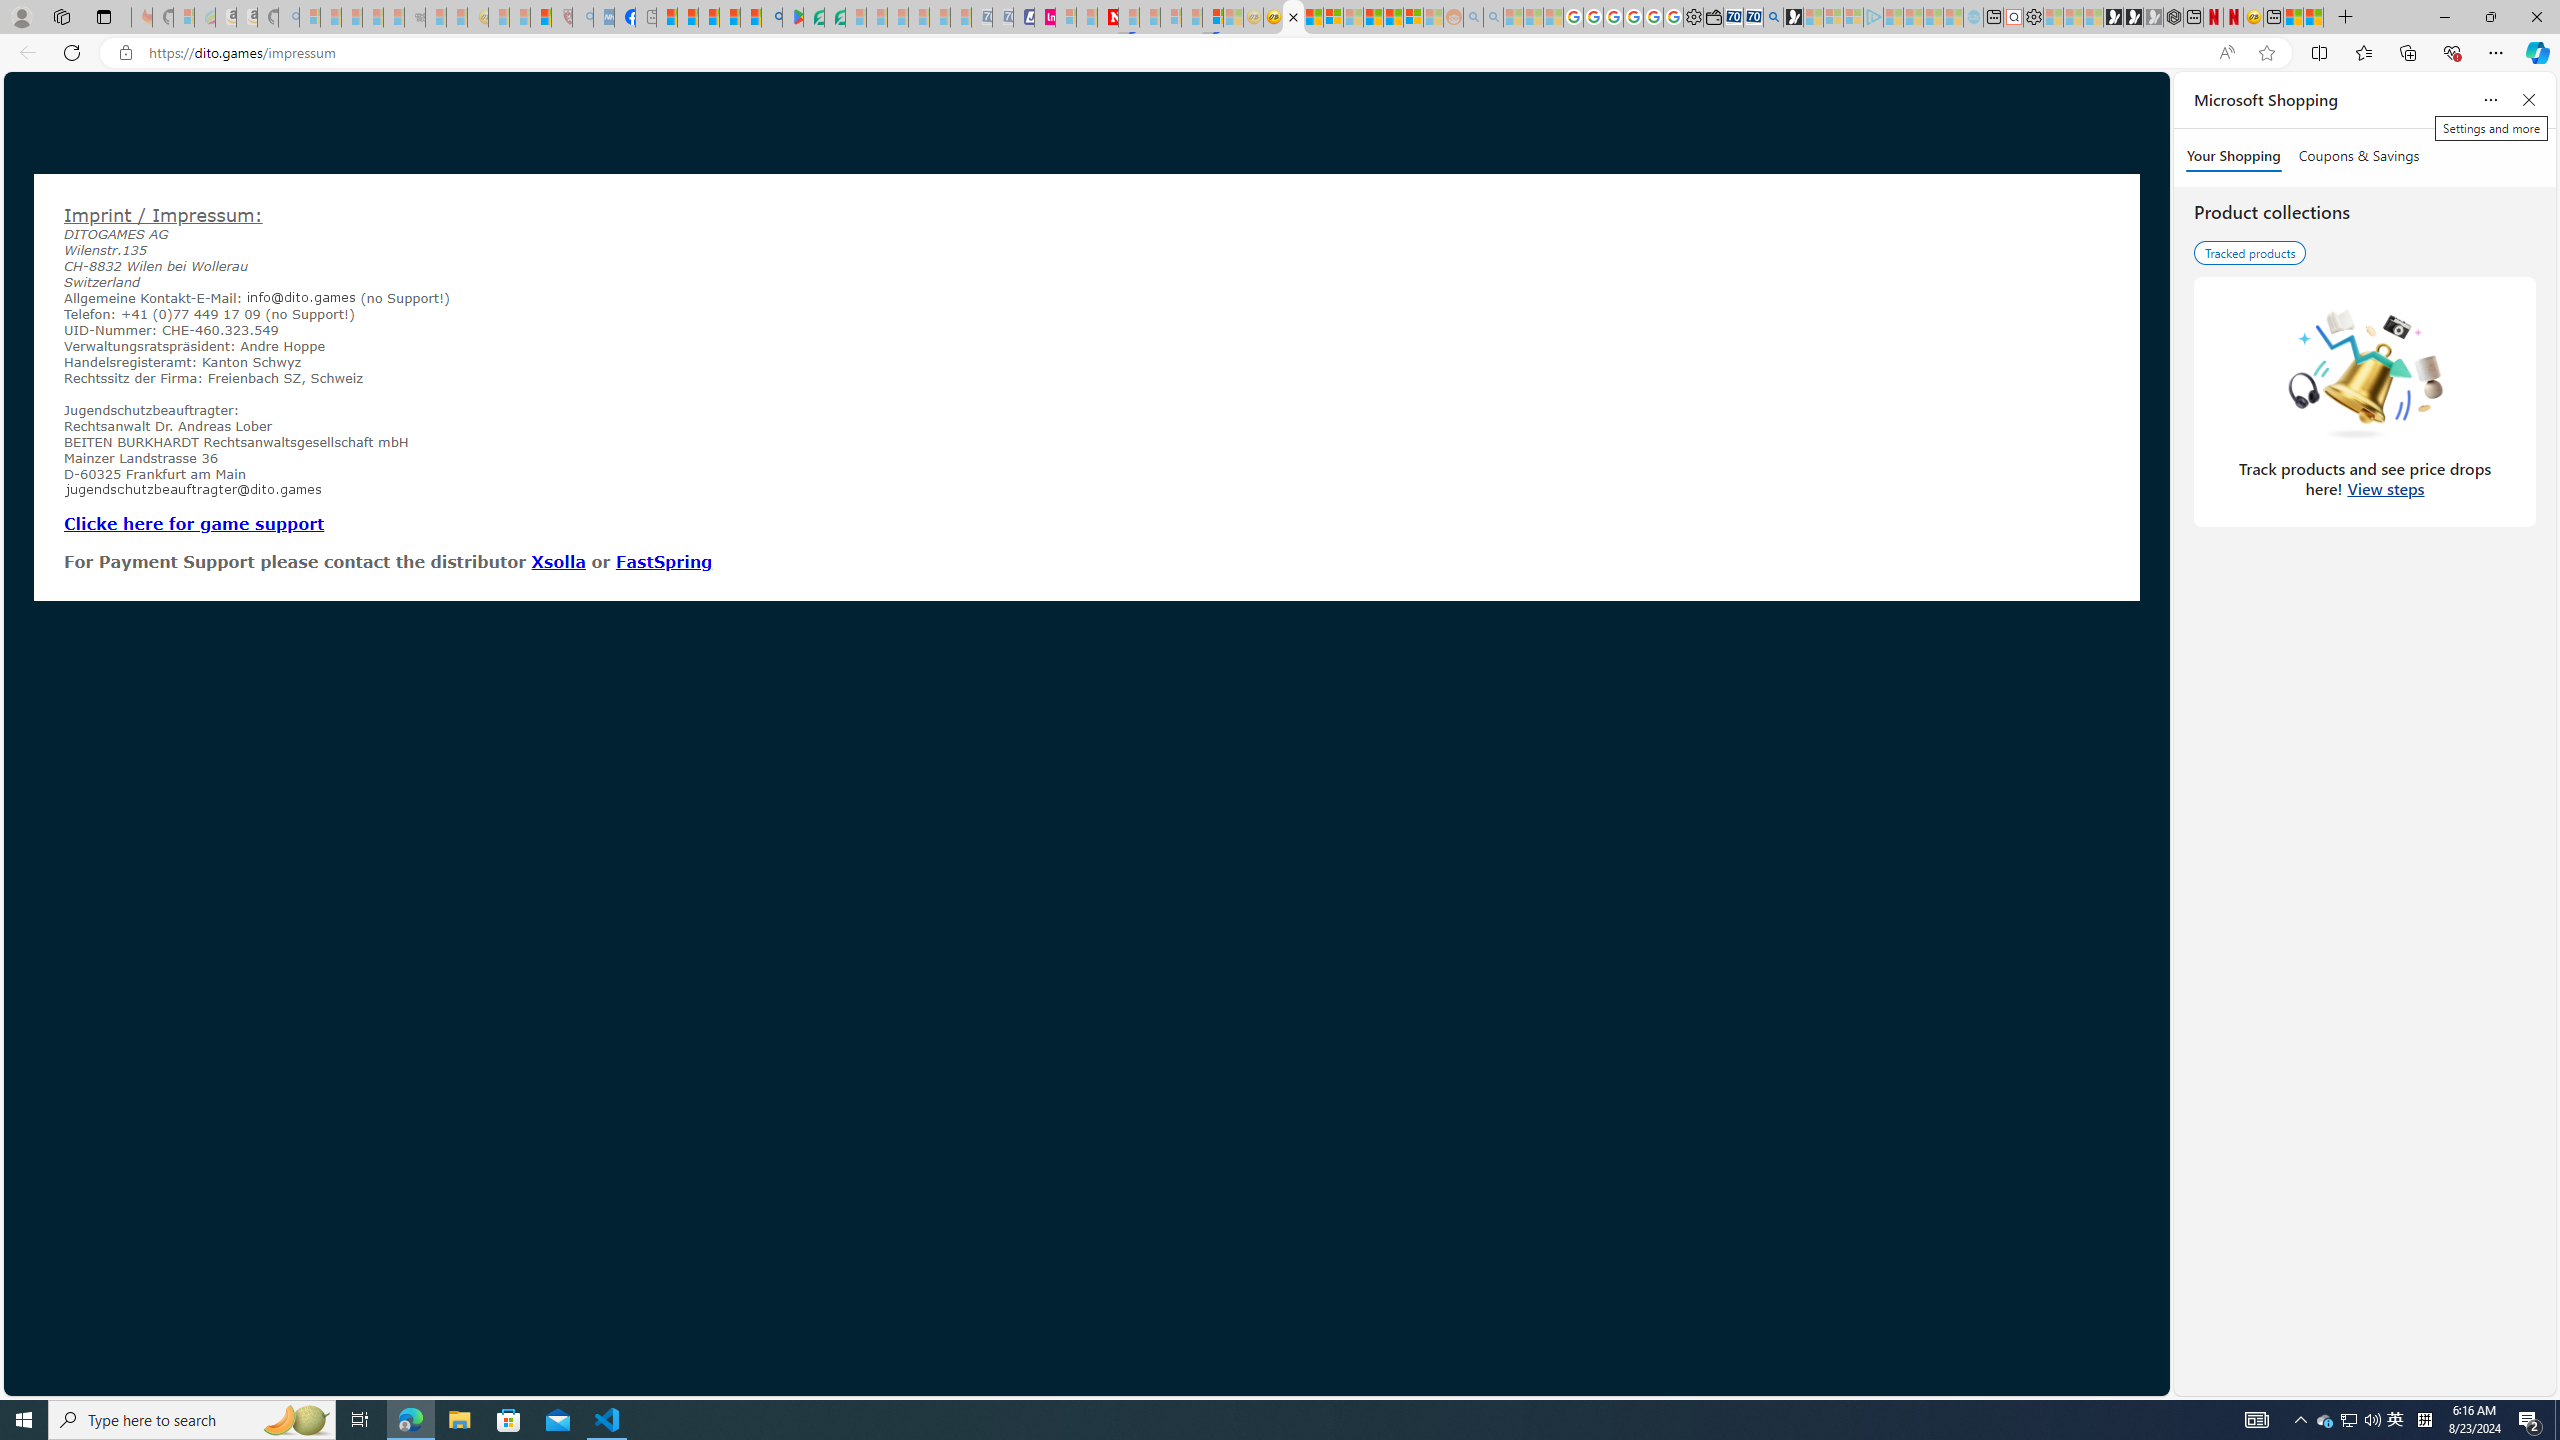 This screenshot has height=1440, width=2560. I want to click on 'Wildlife - MSN', so click(2292, 16).